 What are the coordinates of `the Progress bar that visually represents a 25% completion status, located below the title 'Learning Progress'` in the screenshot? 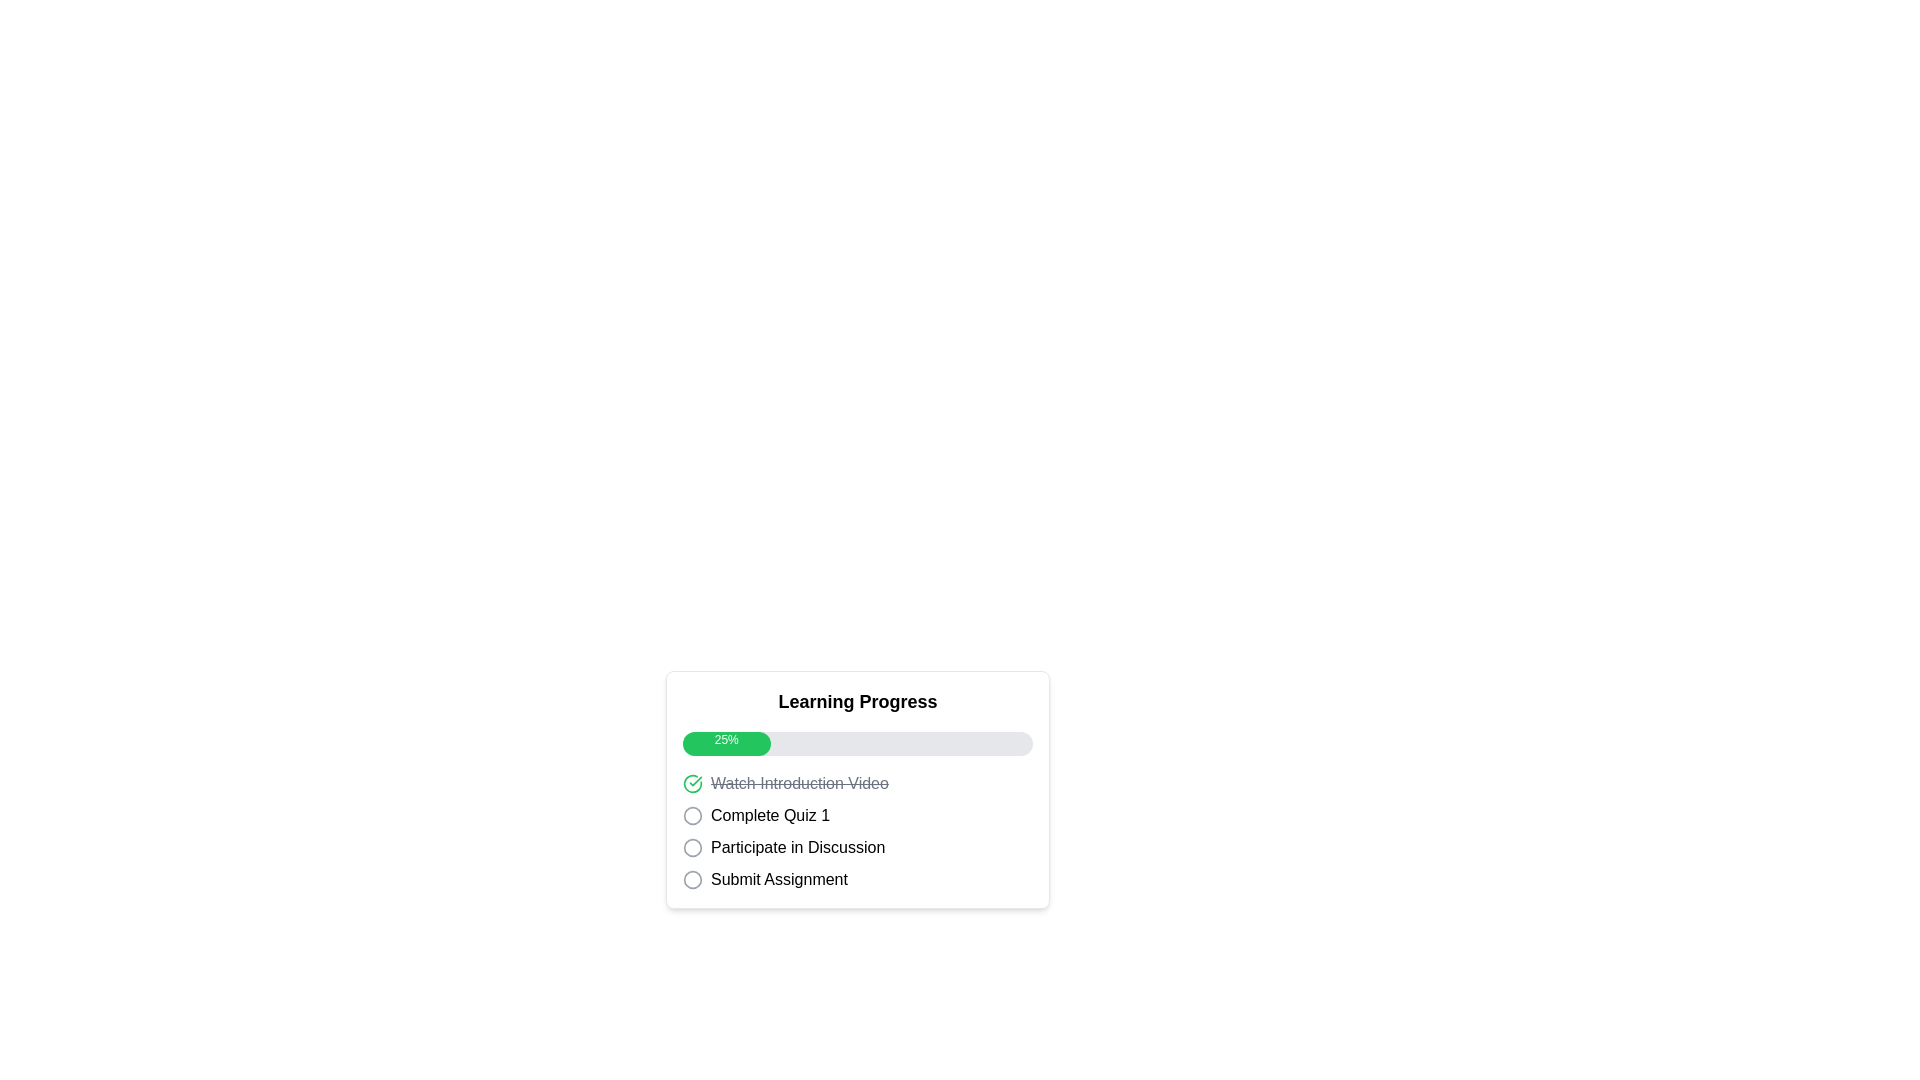 It's located at (858, 744).